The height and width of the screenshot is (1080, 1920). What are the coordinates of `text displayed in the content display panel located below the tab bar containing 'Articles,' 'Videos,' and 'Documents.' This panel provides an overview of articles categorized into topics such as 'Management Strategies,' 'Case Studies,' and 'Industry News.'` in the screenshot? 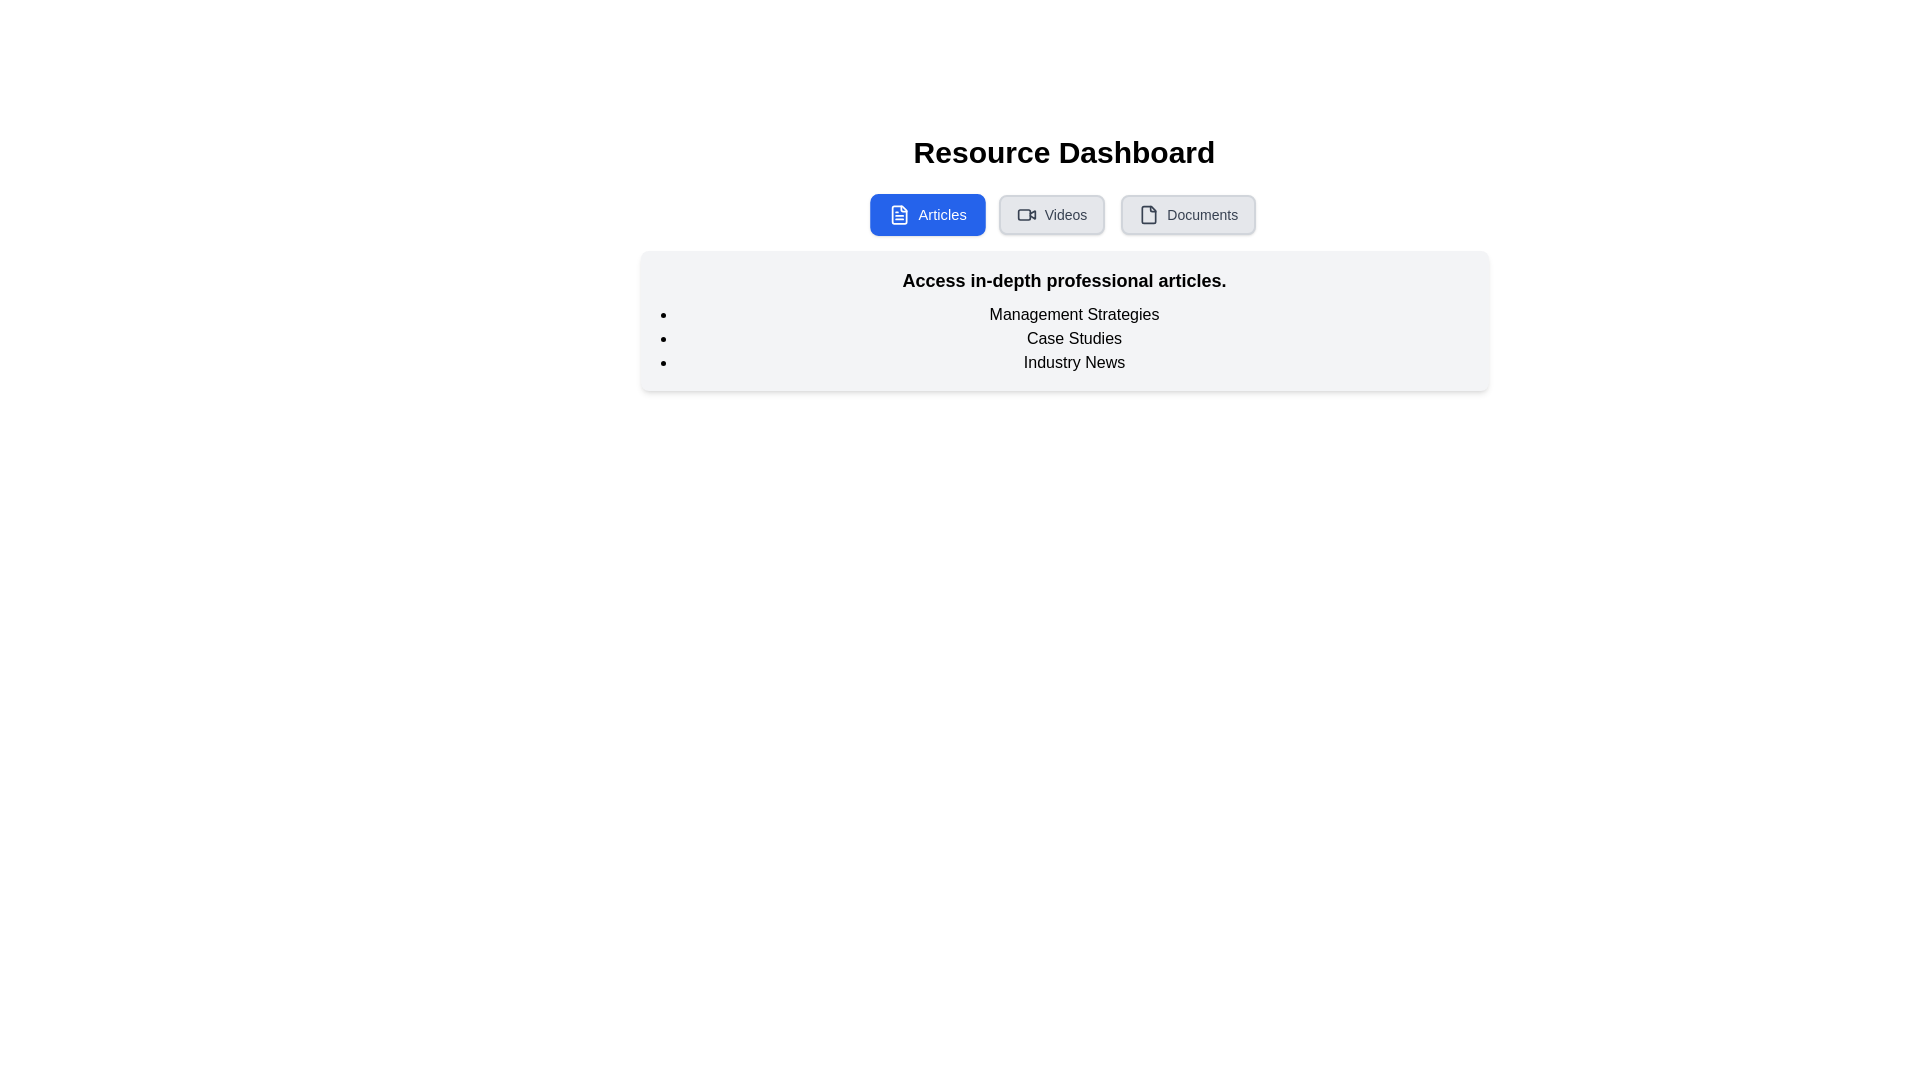 It's located at (1063, 319).